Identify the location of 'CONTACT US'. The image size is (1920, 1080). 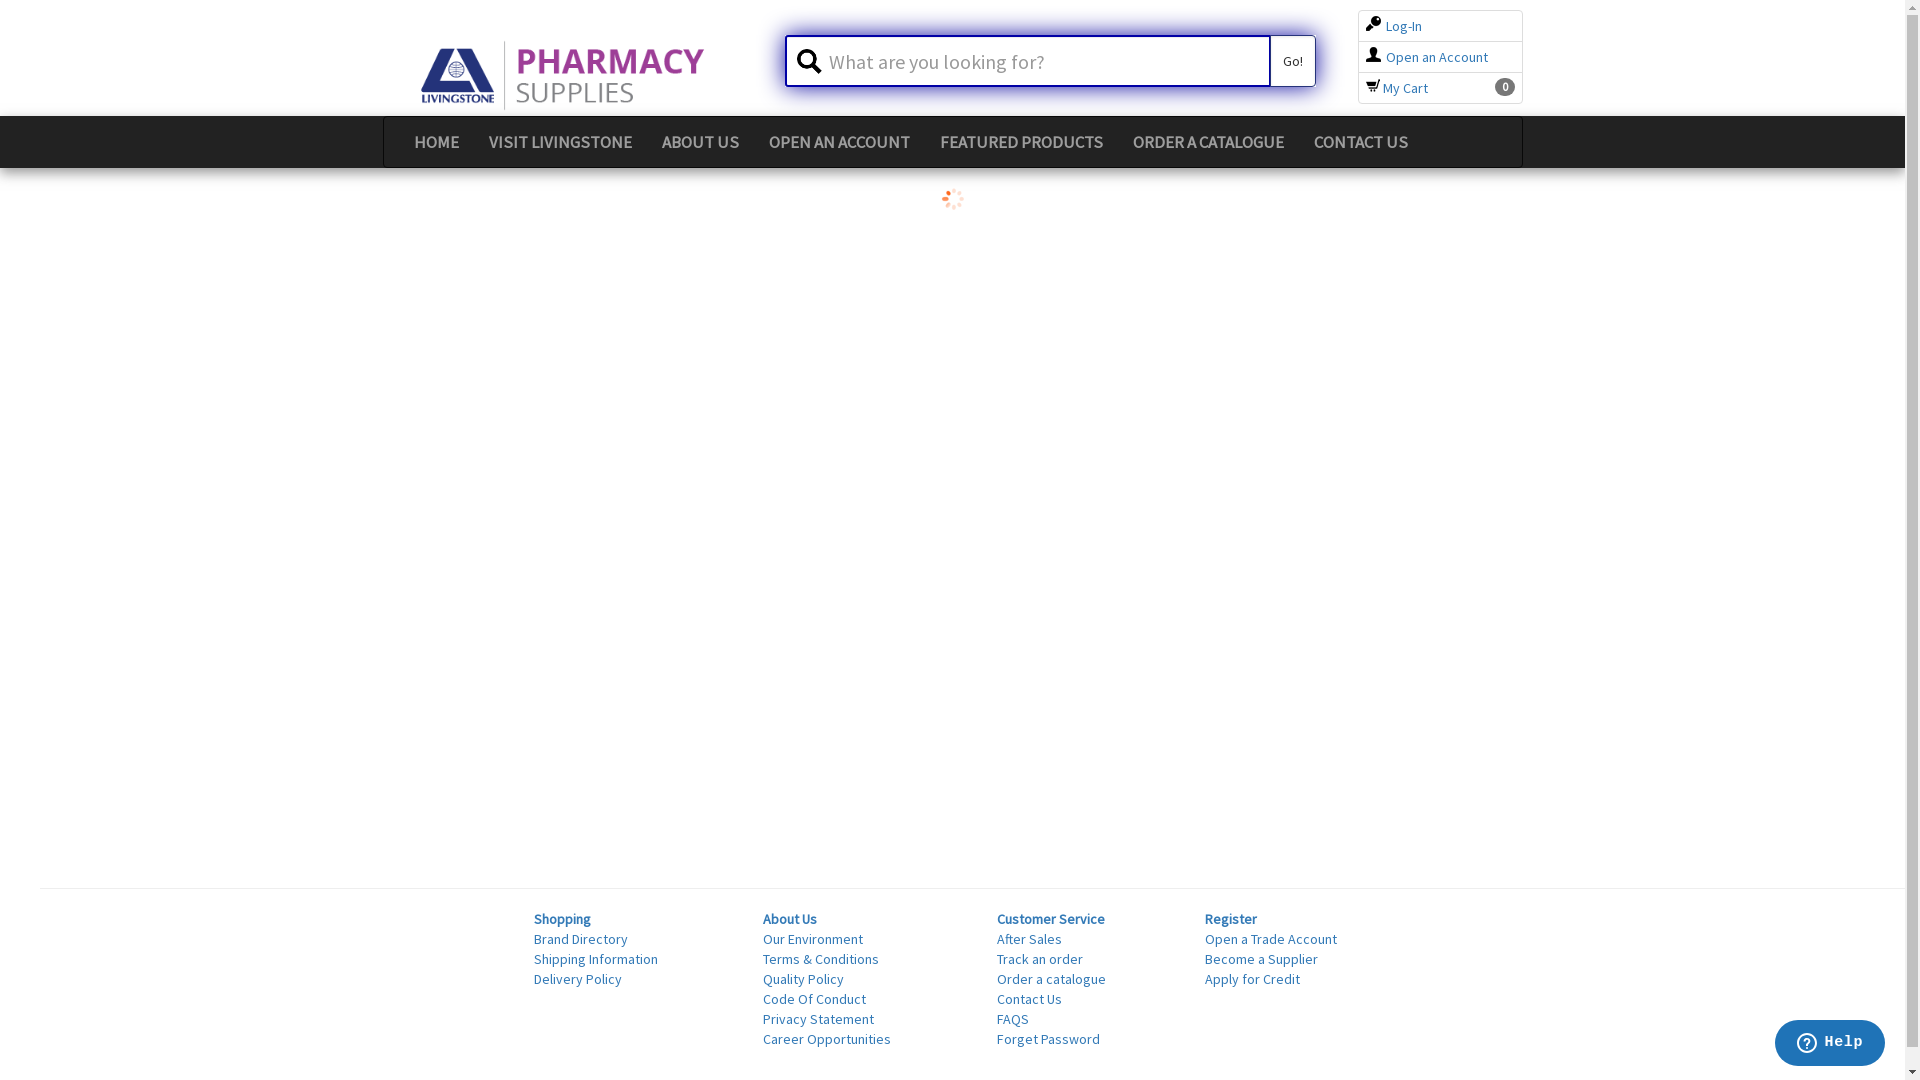
(1359, 141).